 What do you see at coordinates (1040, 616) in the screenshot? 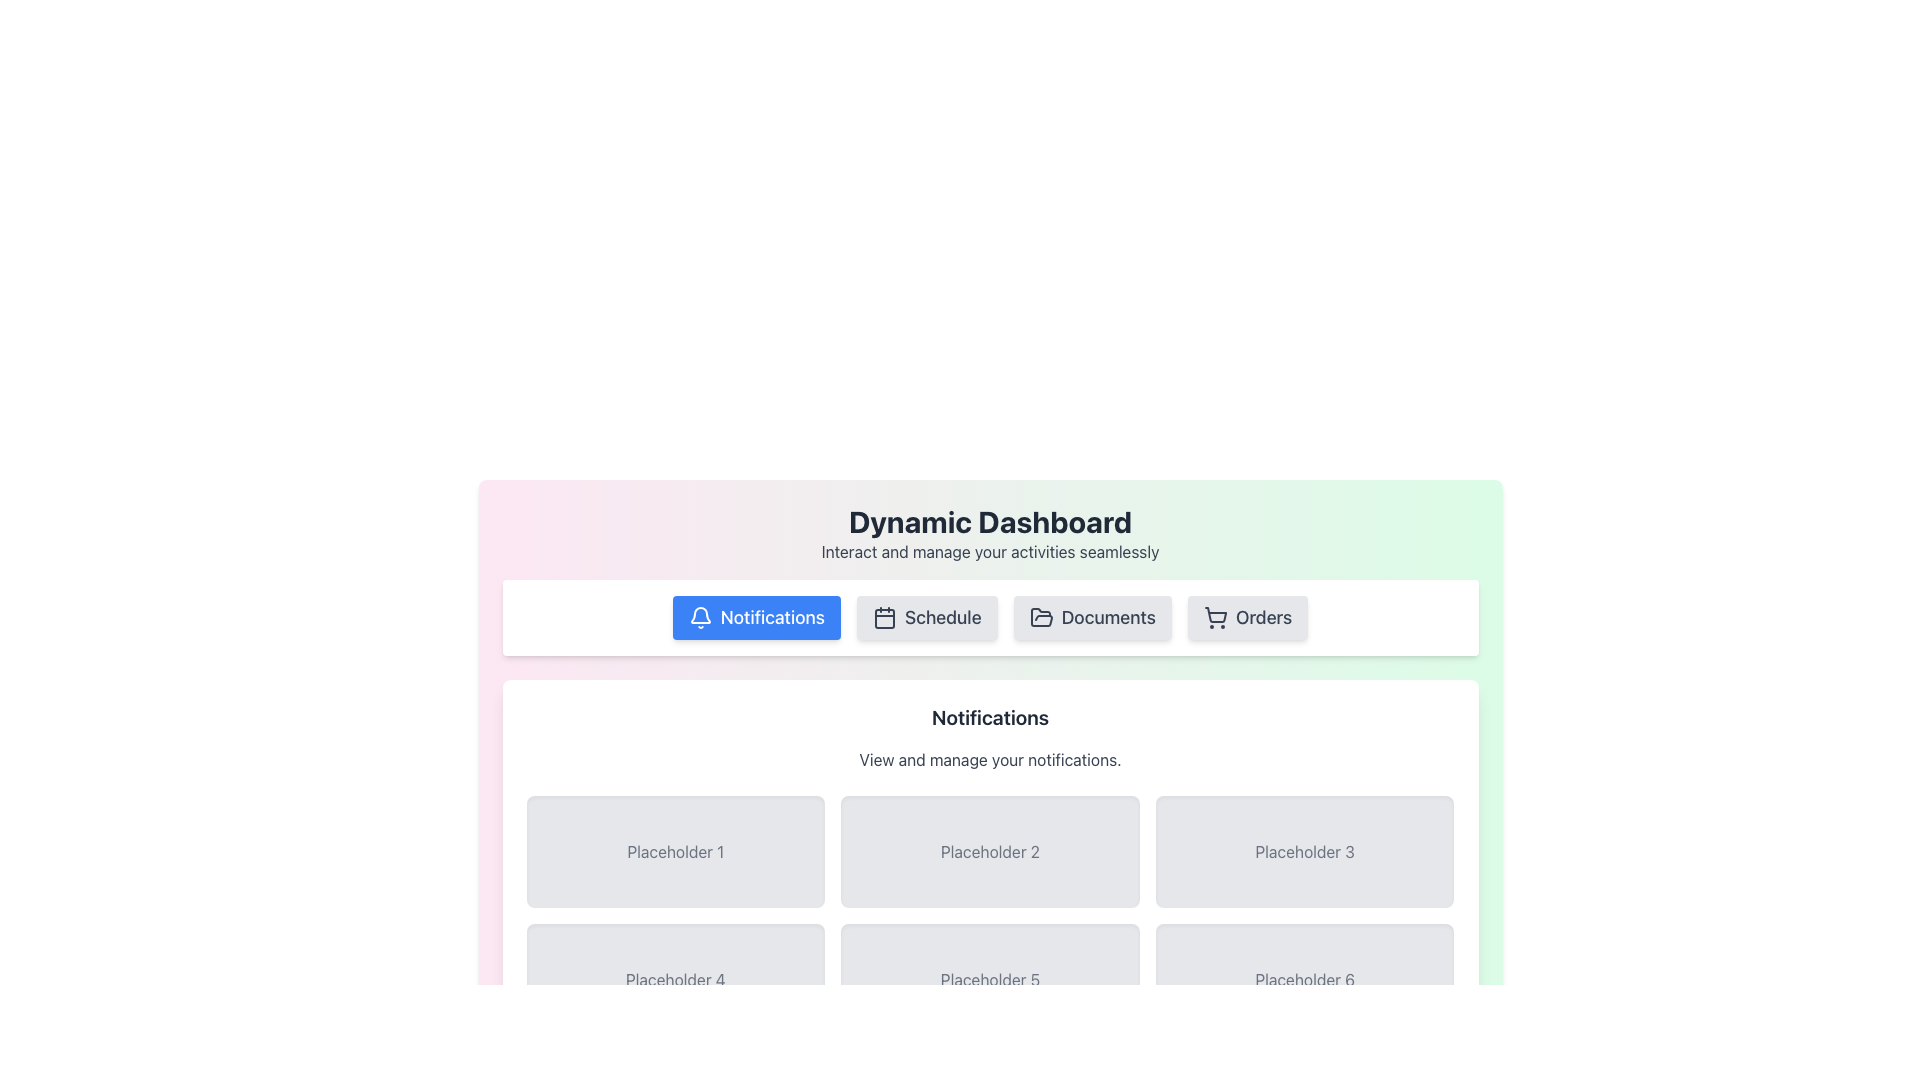
I see `the folder icon located to the left of the word 'Documents' in the top navigation bar` at bounding box center [1040, 616].